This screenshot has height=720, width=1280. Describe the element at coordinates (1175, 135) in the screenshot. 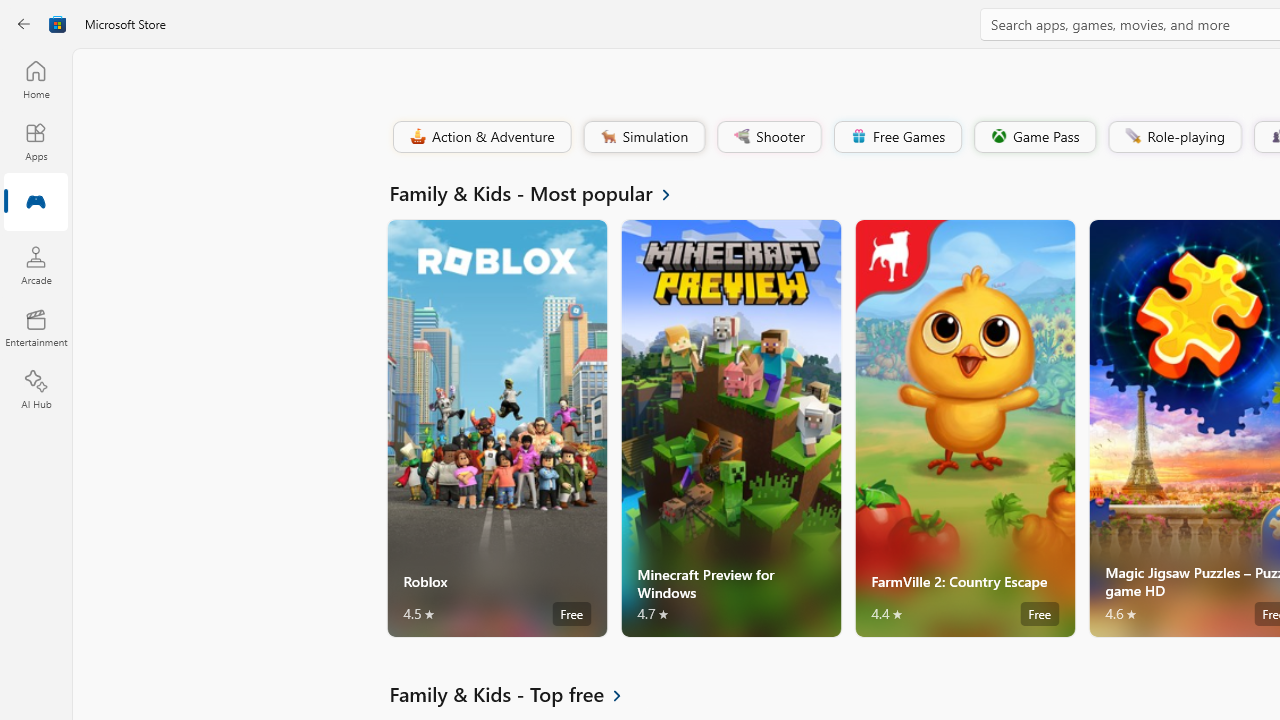

I see `'Role-playing'` at that location.